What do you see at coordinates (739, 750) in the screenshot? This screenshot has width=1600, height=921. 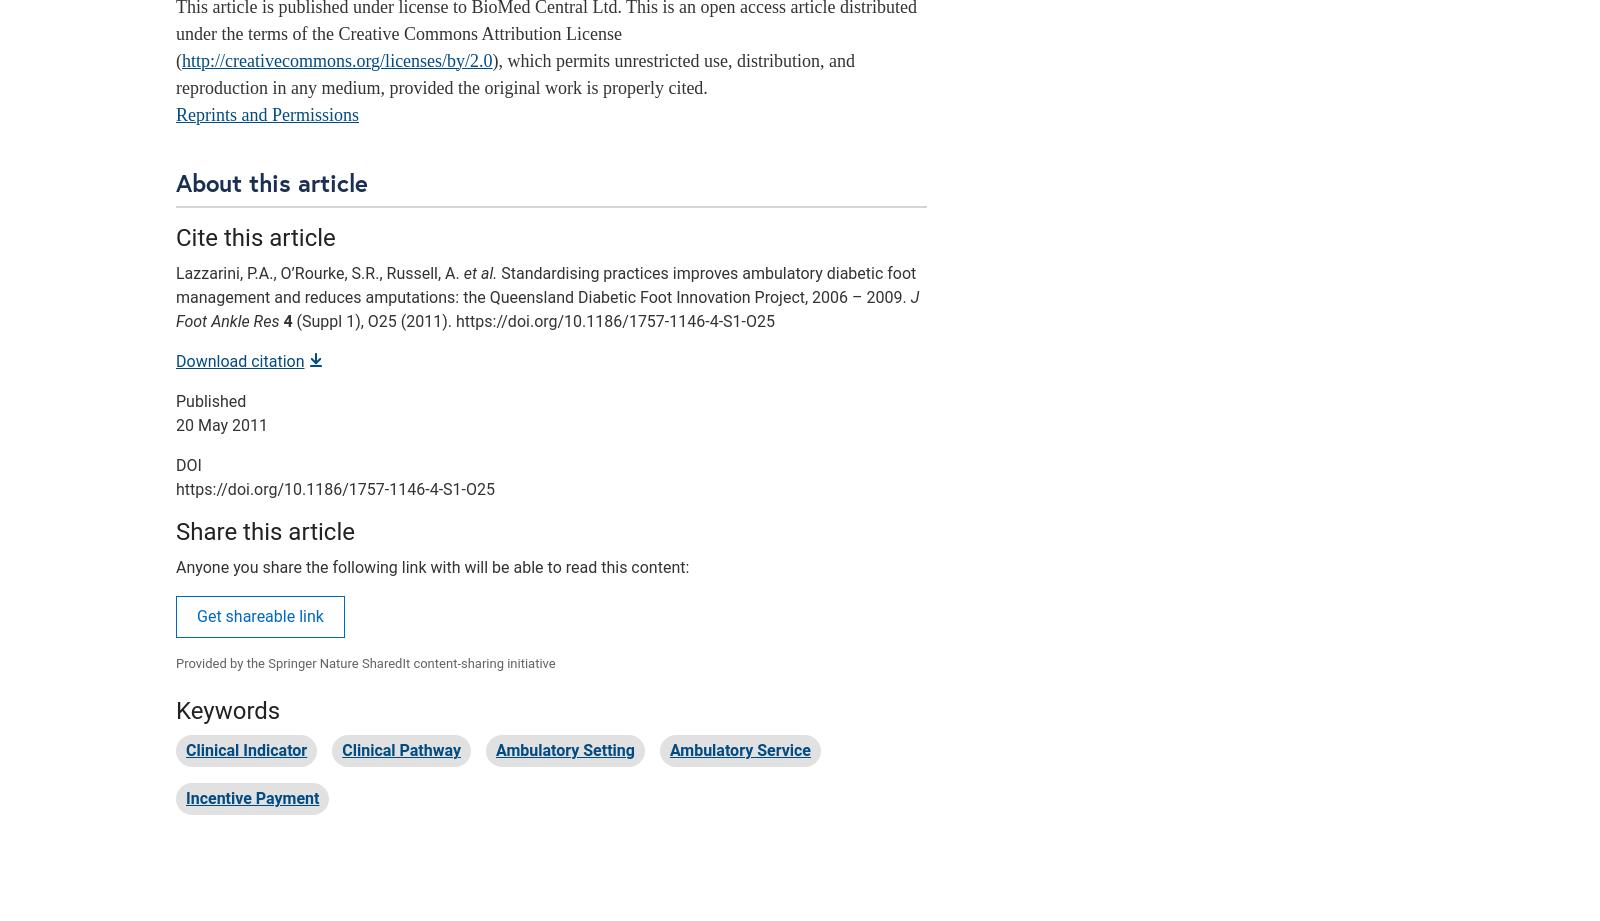 I see `'Ambulatory Service'` at bounding box center [739, 750].